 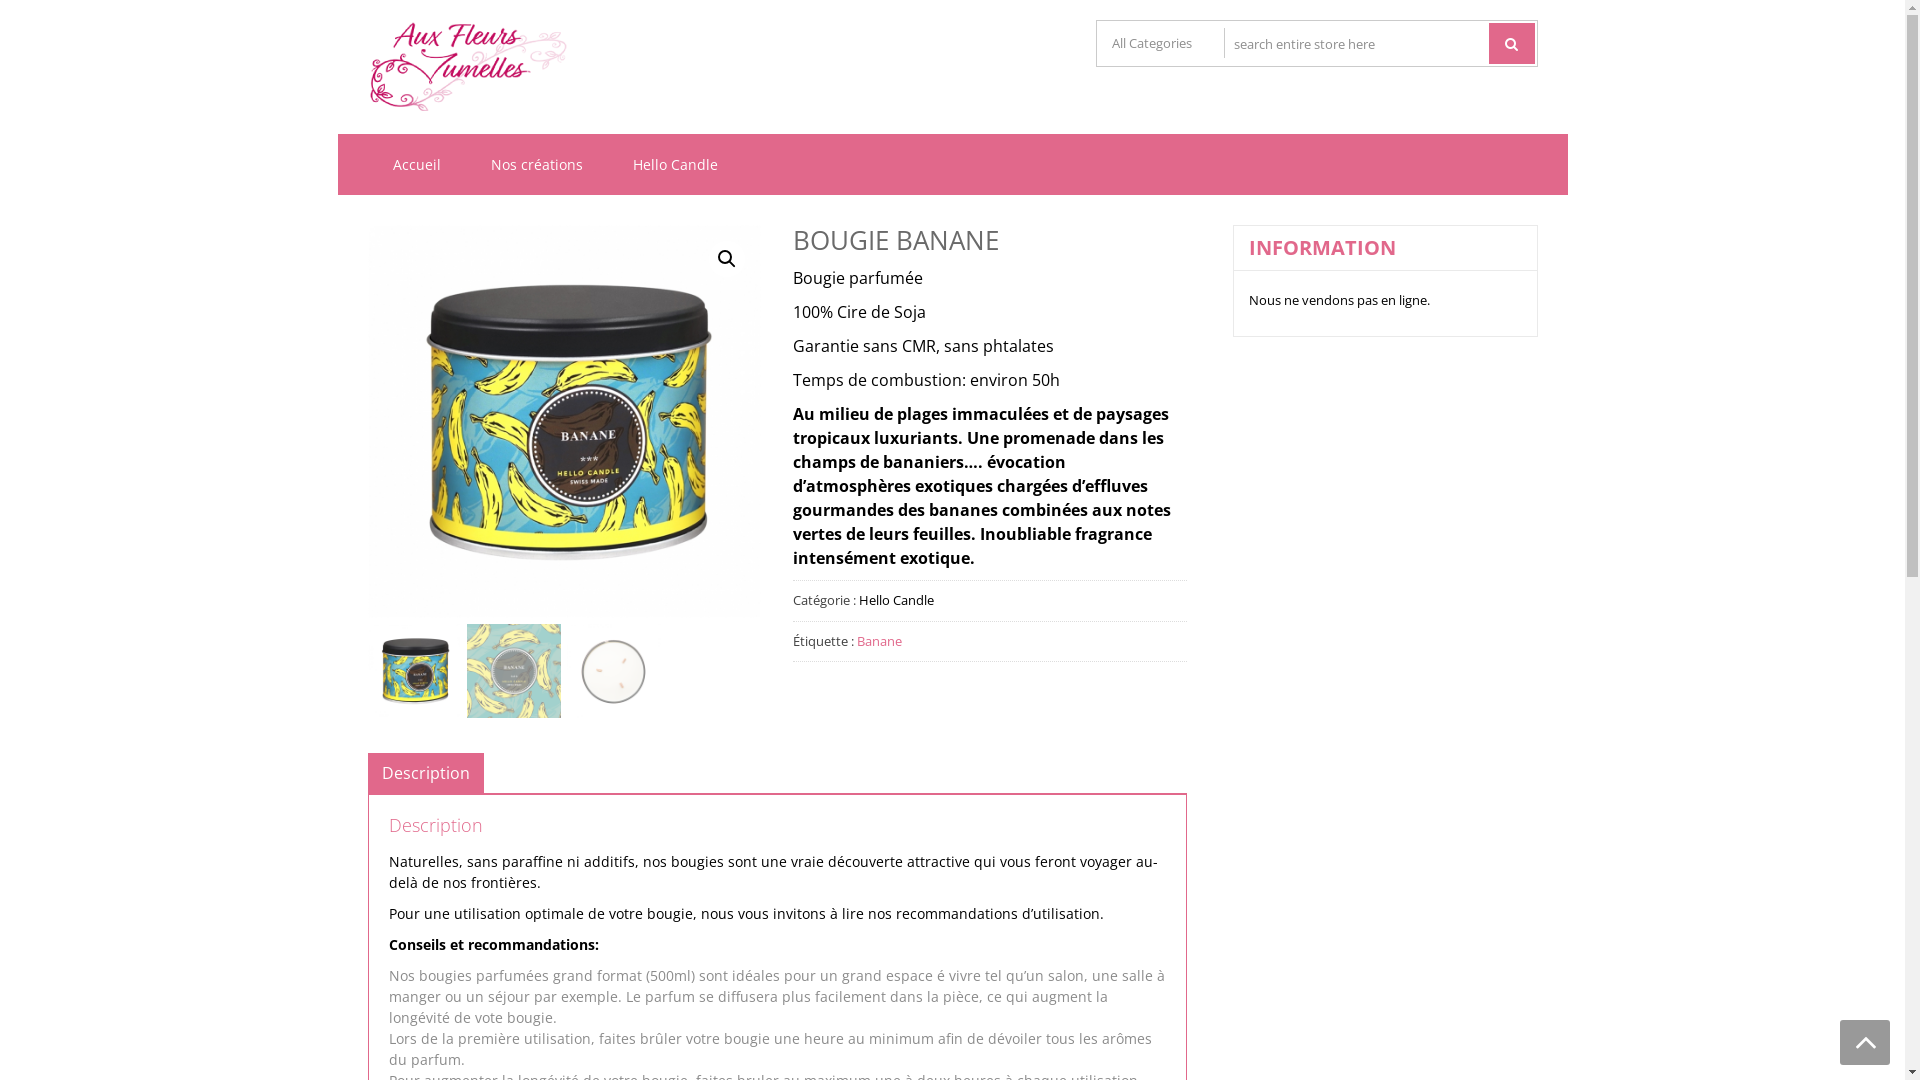 I want to click on 'Bougie_banane_1', so click(x=563, y=420).